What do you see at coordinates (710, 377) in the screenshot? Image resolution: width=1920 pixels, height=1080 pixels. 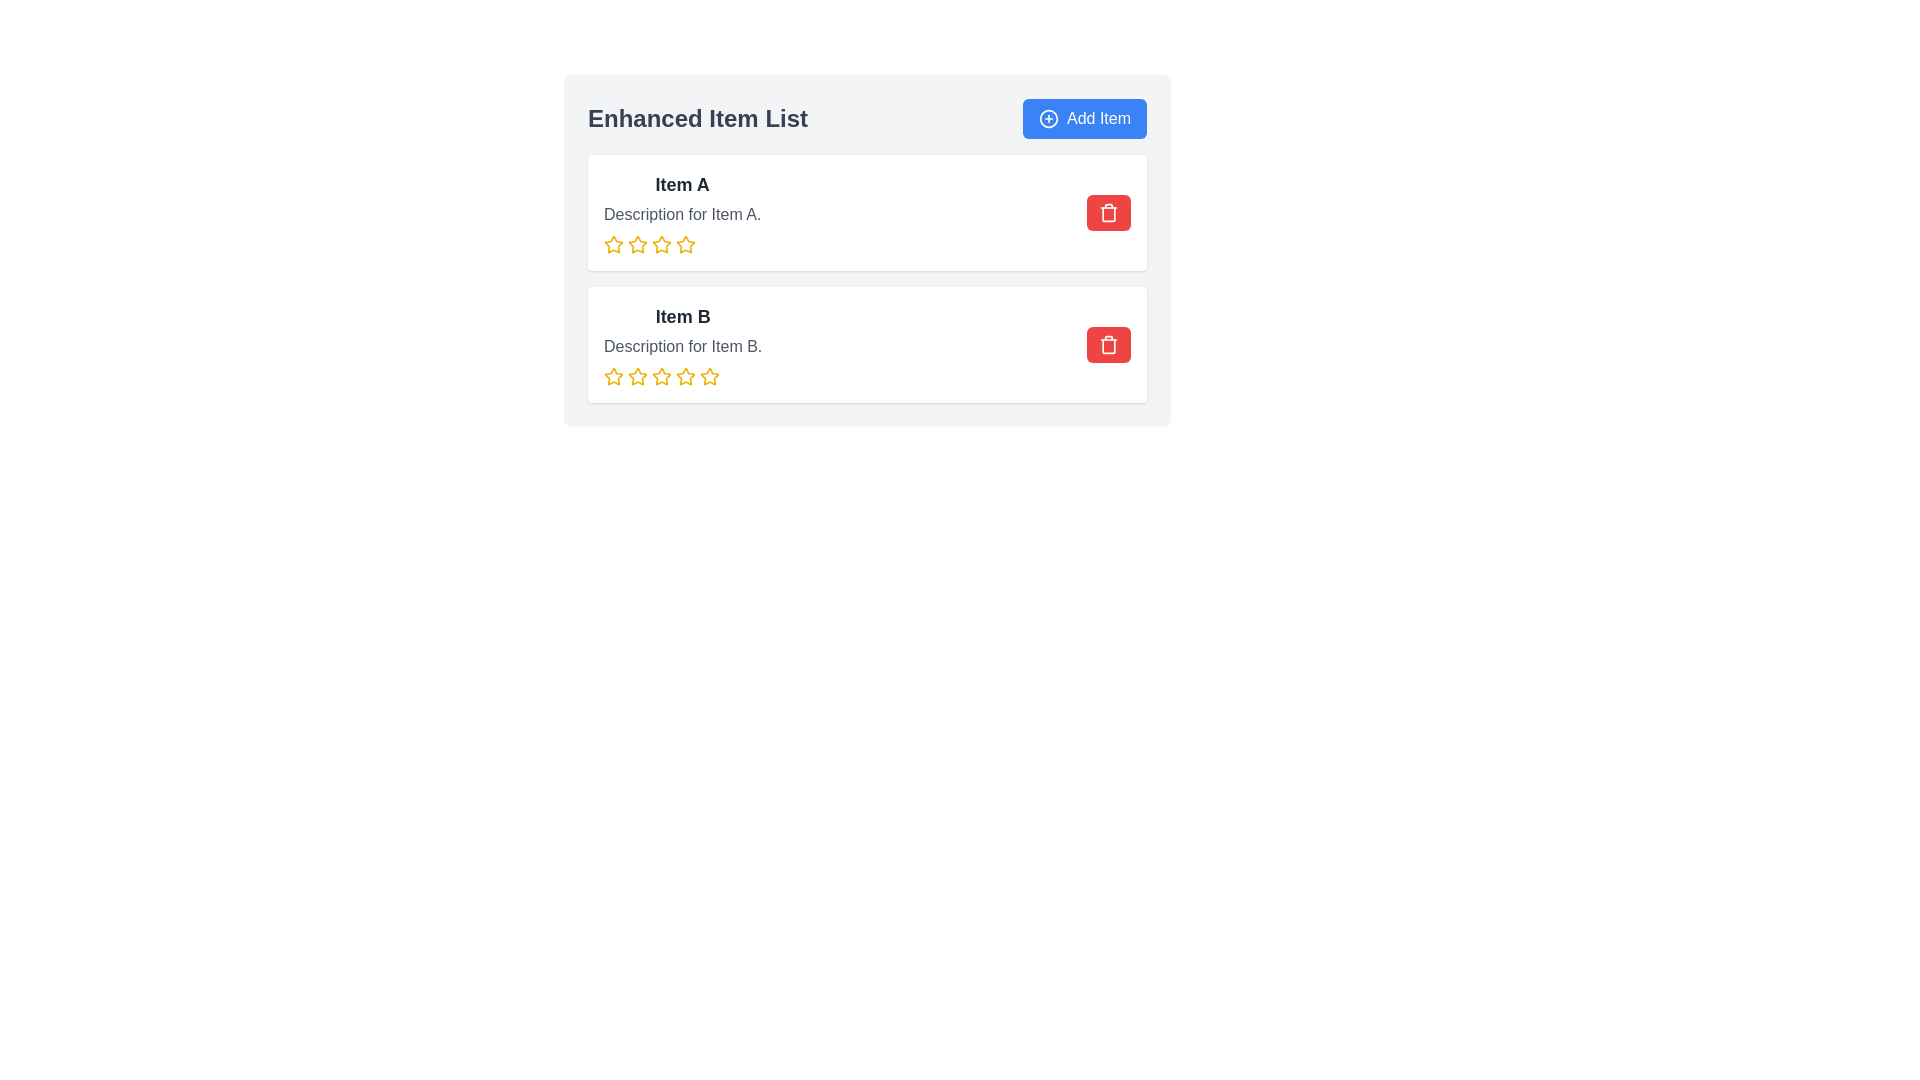 I see `the fifth star-shaped icon in the rating control for 'Item B'` at bounding box center [710, 377].